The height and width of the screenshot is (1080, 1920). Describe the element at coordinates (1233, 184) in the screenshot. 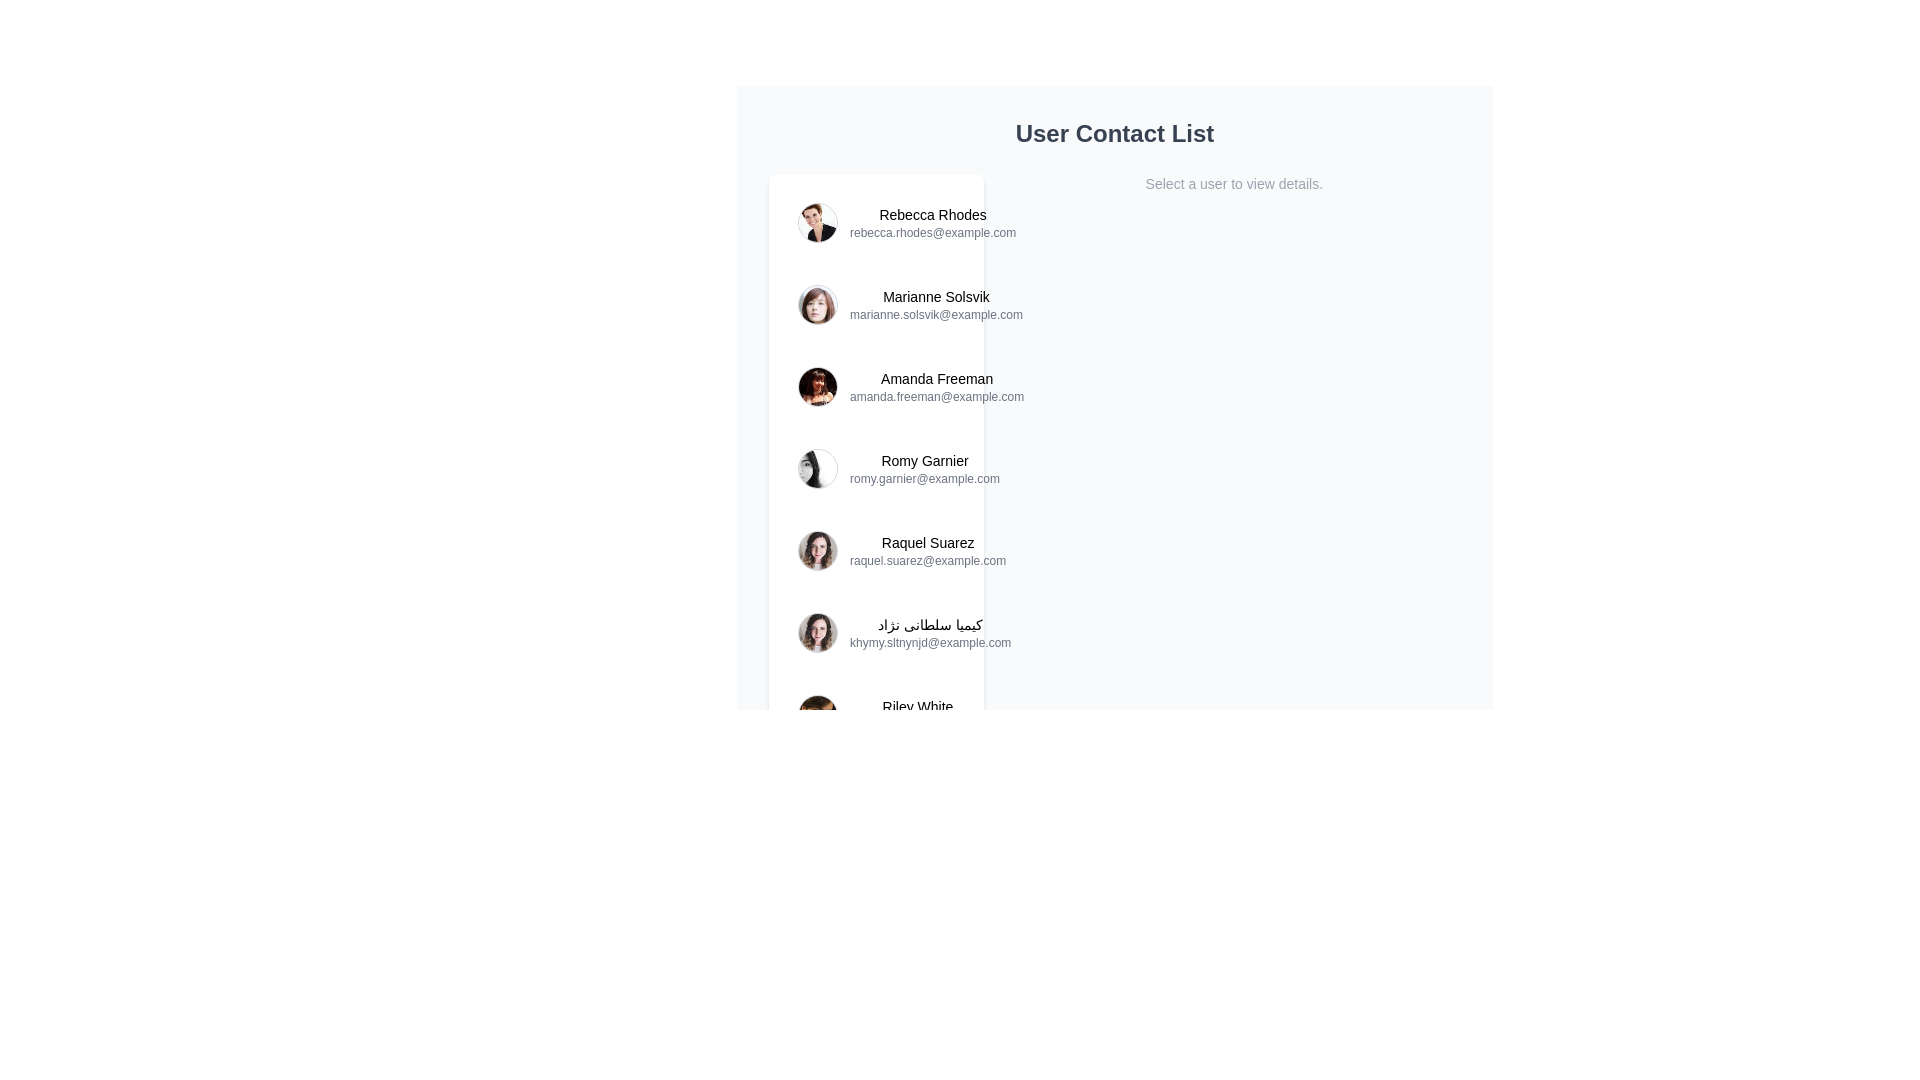

I see `the text label that reads 'Select a user` at that location.